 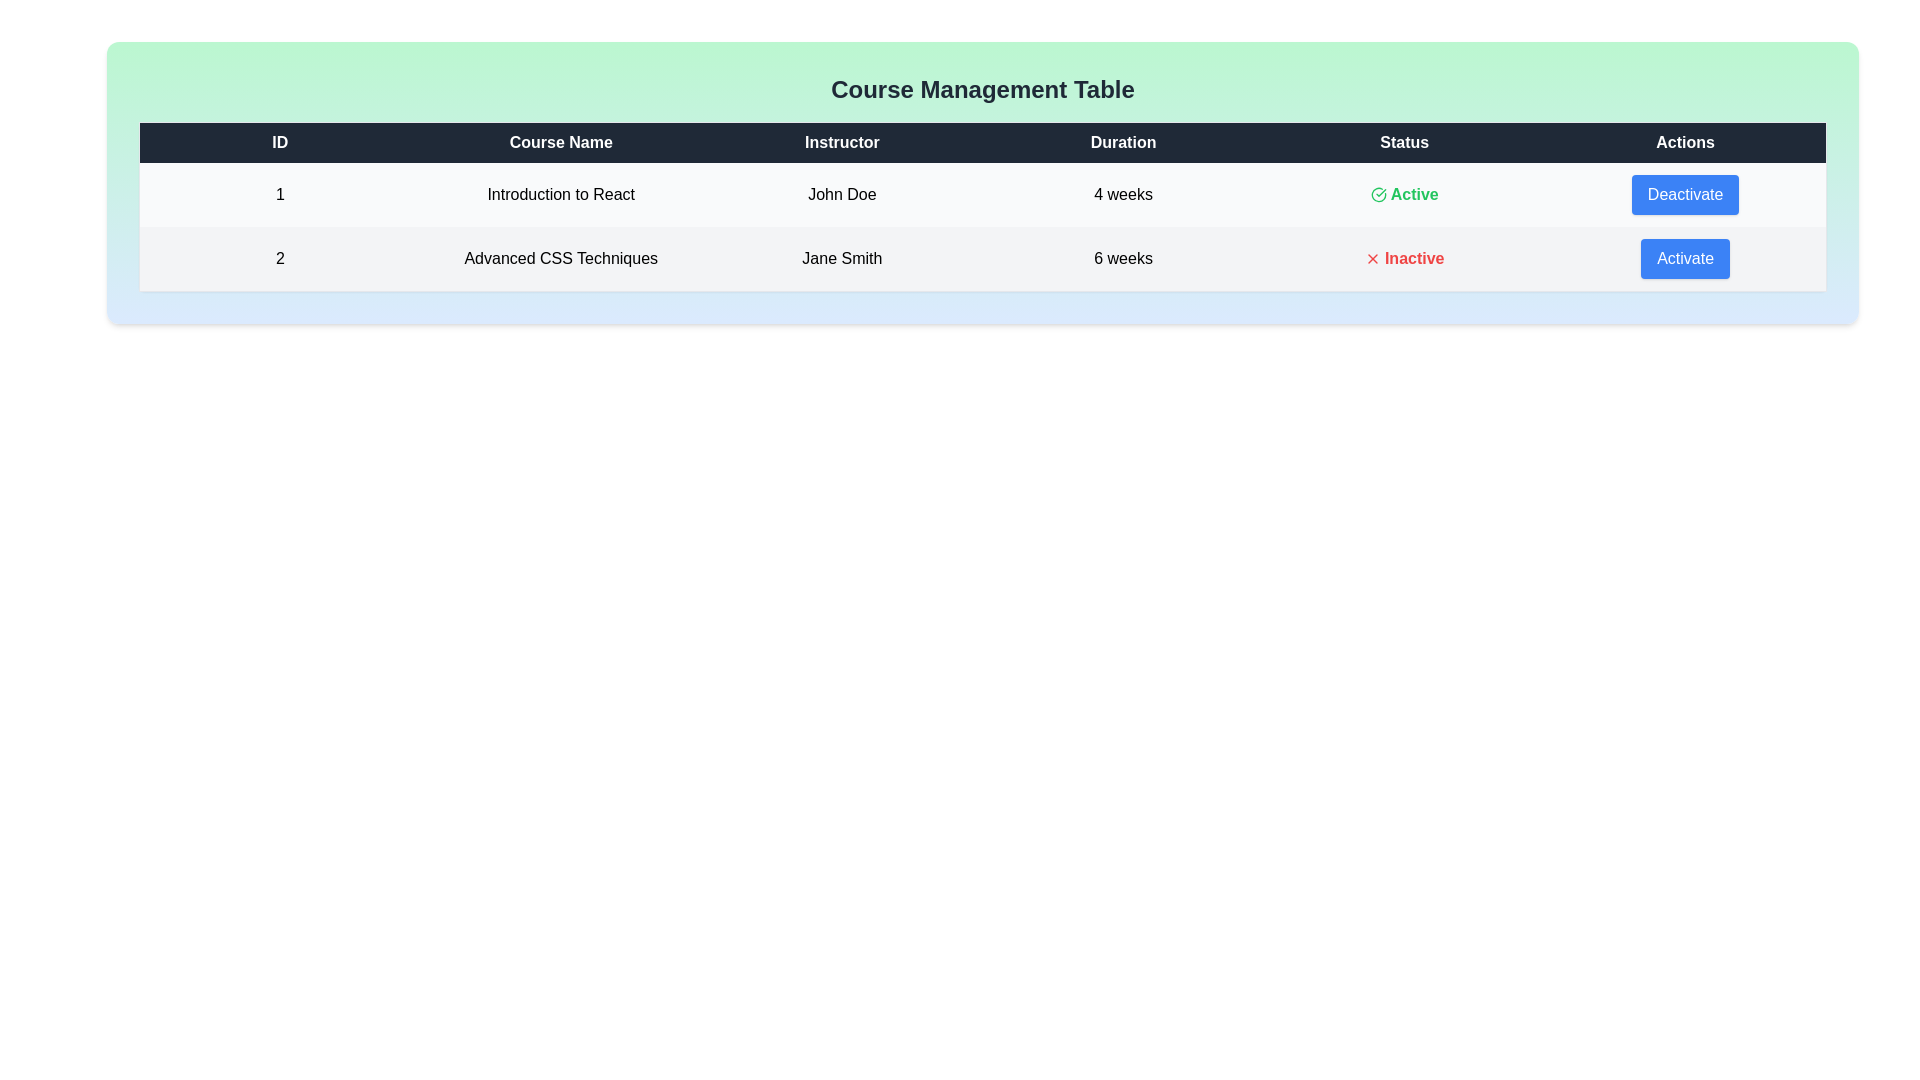 What do you see at coordinates (1123, 258) in the screenshot?
I see `the text label indicating the duration of the 'Advanced CSS Techniques' course in the 'Course Management Table', located in the fourth column of the second row under the 'Duration' column` at bounding box center [1123, 258].